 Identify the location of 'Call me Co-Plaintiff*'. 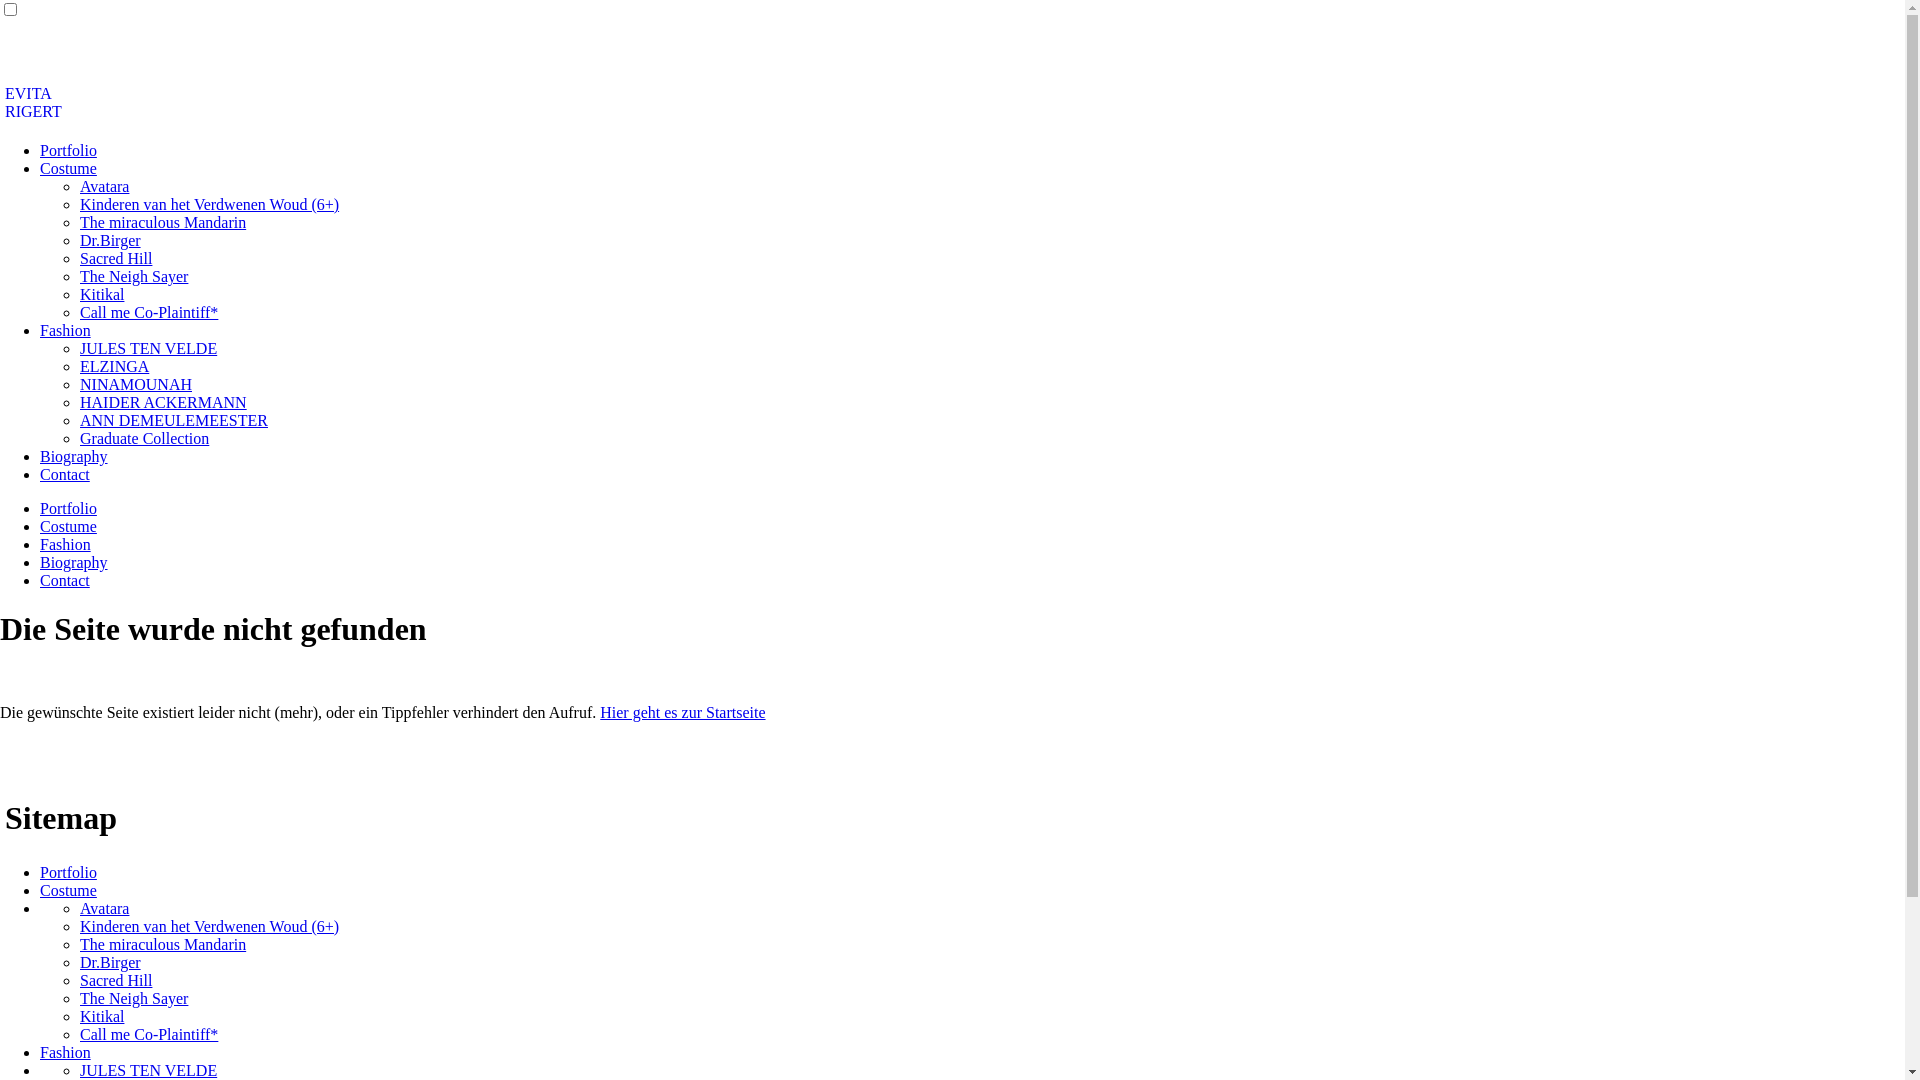
(147, 1034).